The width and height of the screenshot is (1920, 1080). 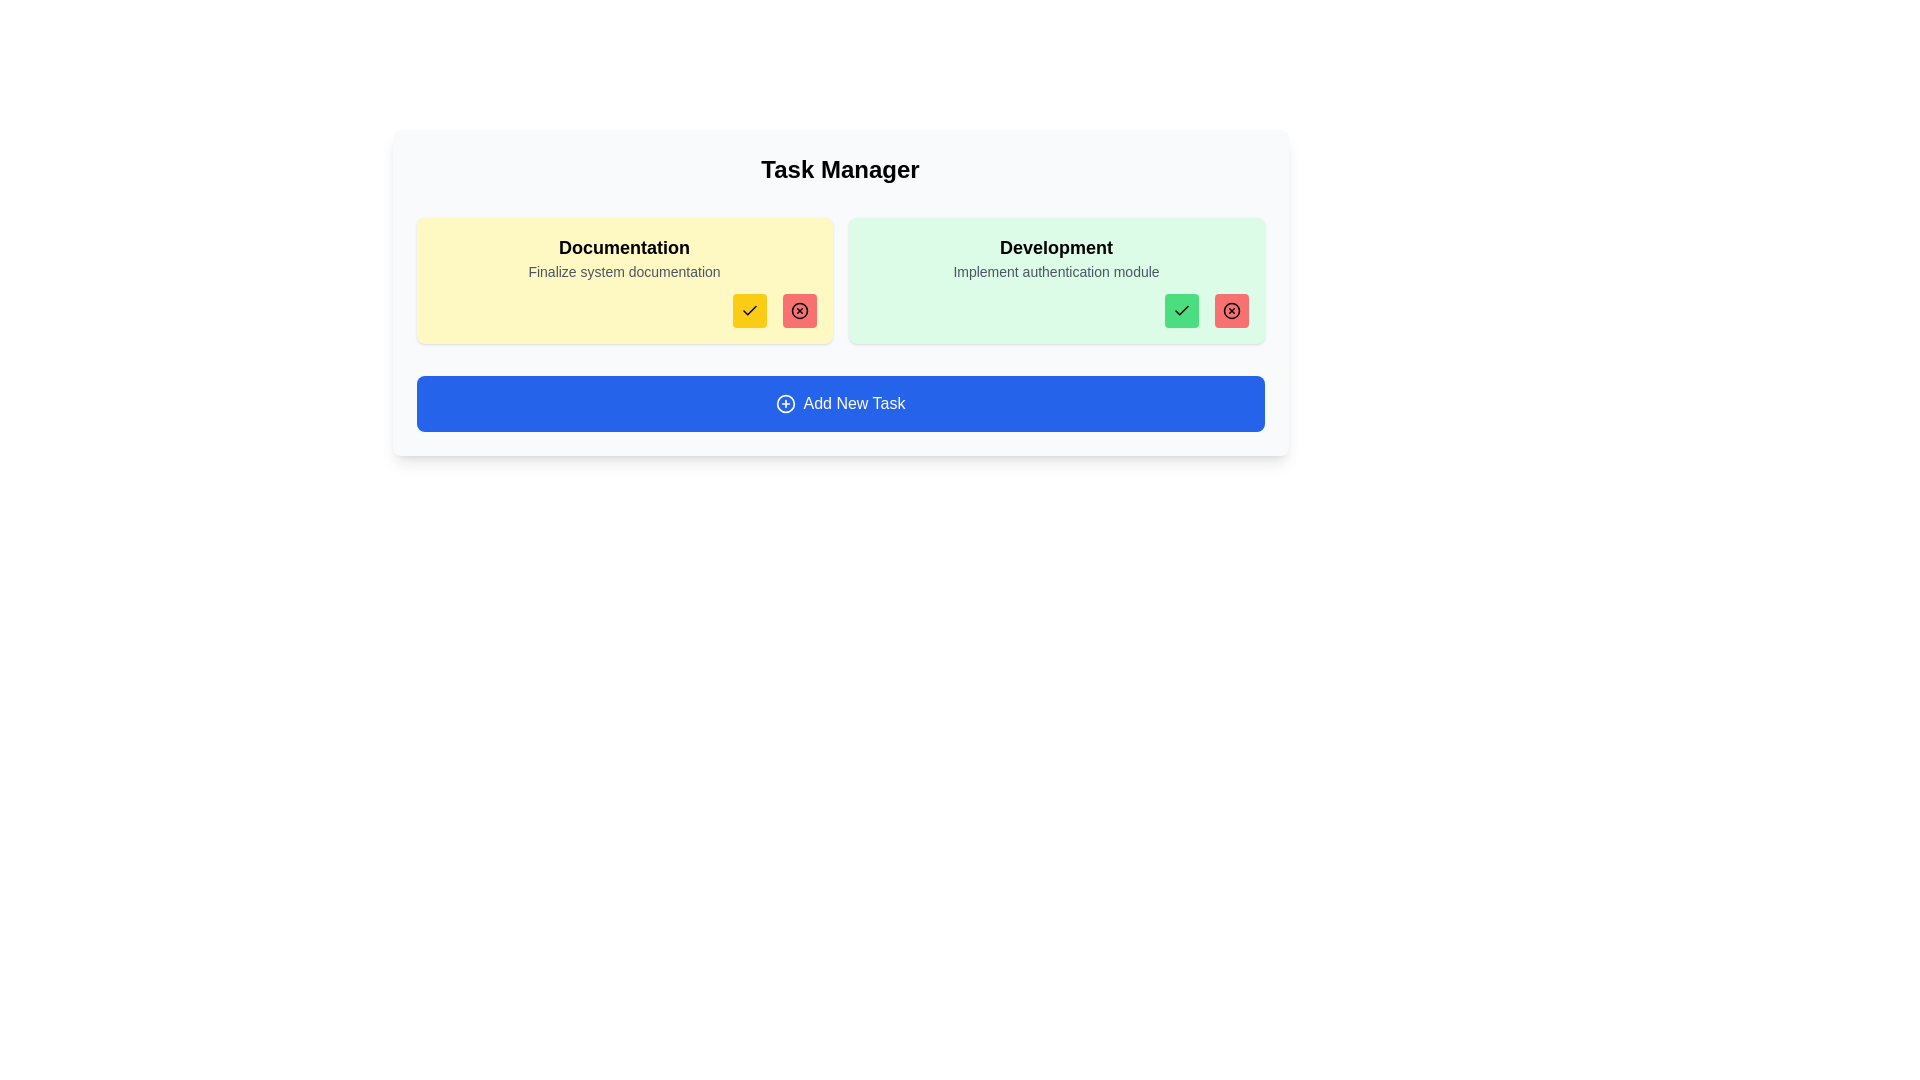 What do you see at coordinates (1230, 311) in the screenshot?
I see `the close button located on the right side of the 'Development' section` at bounding box center [1230, 311].